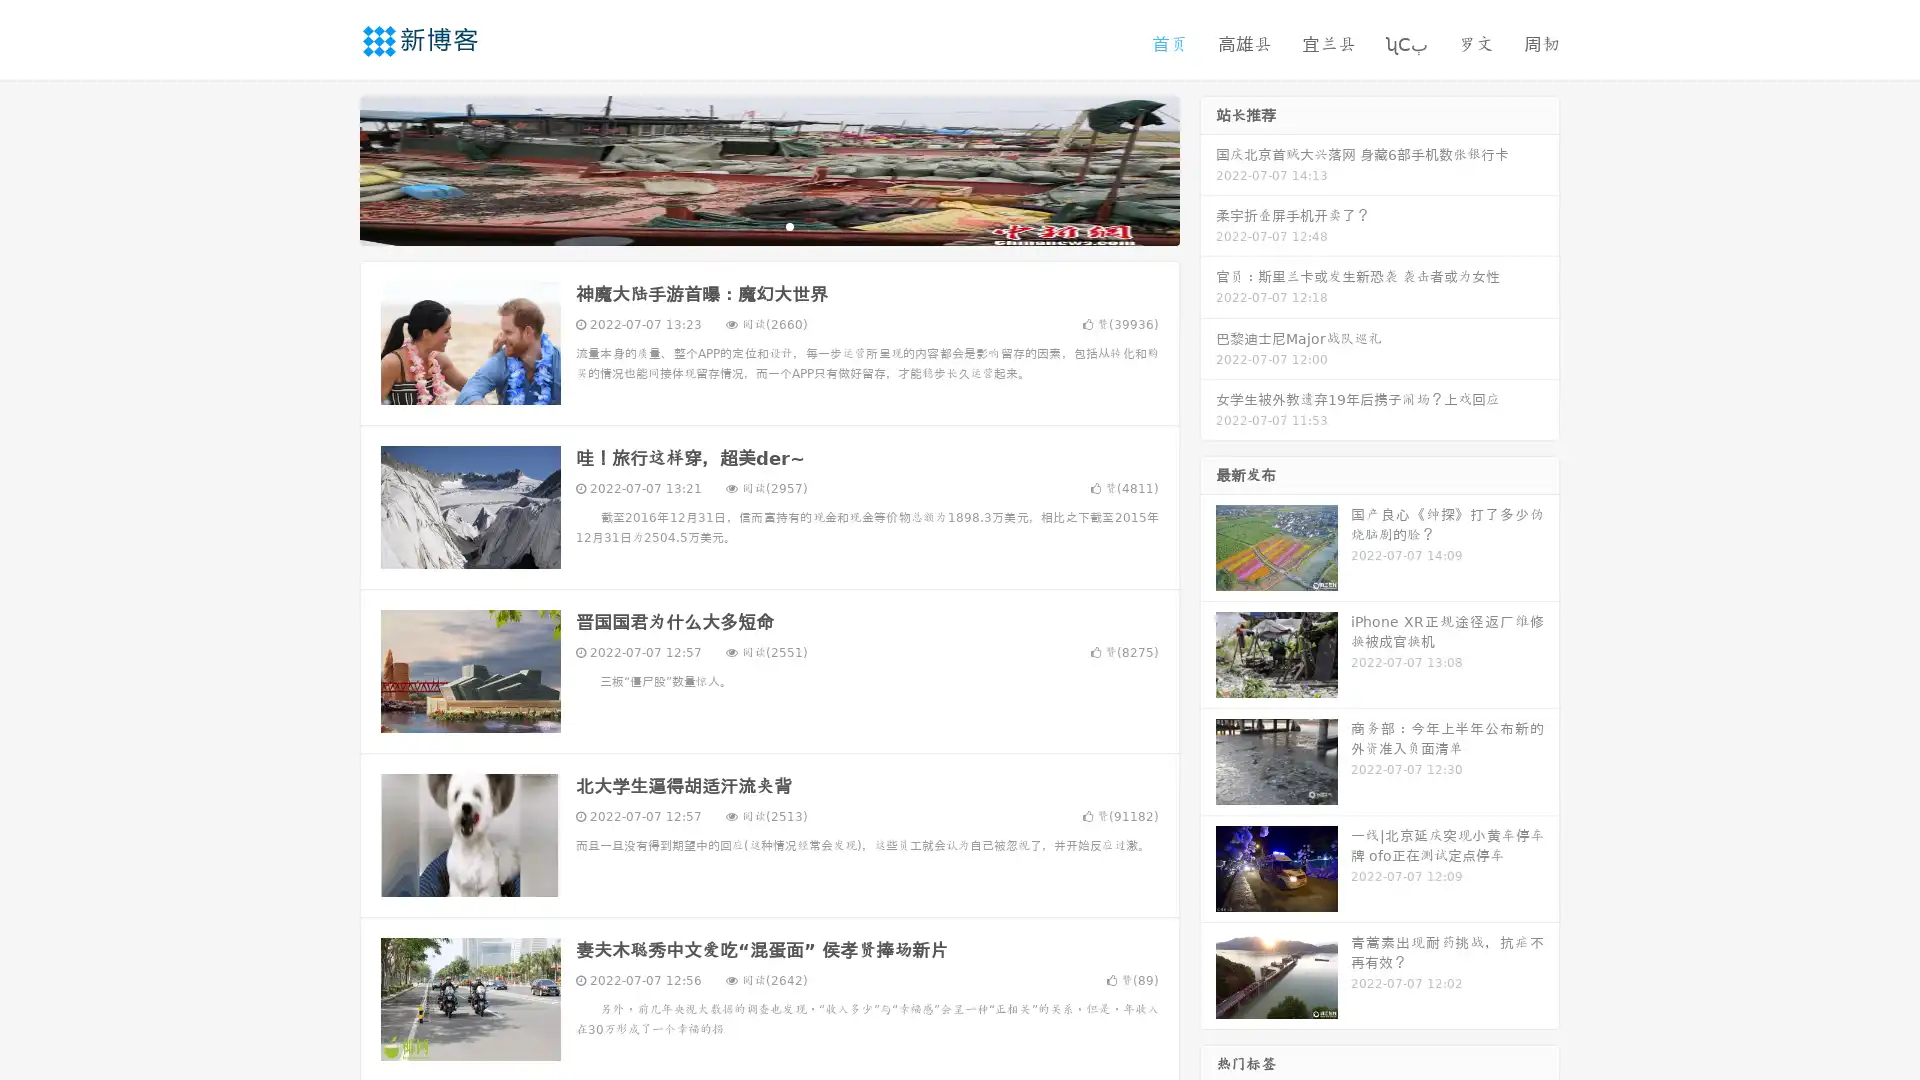 The image size is (1920, 1080). Describe the element at coordinates (1208, 168) in the screenshot. I see `Next slide` at that location.